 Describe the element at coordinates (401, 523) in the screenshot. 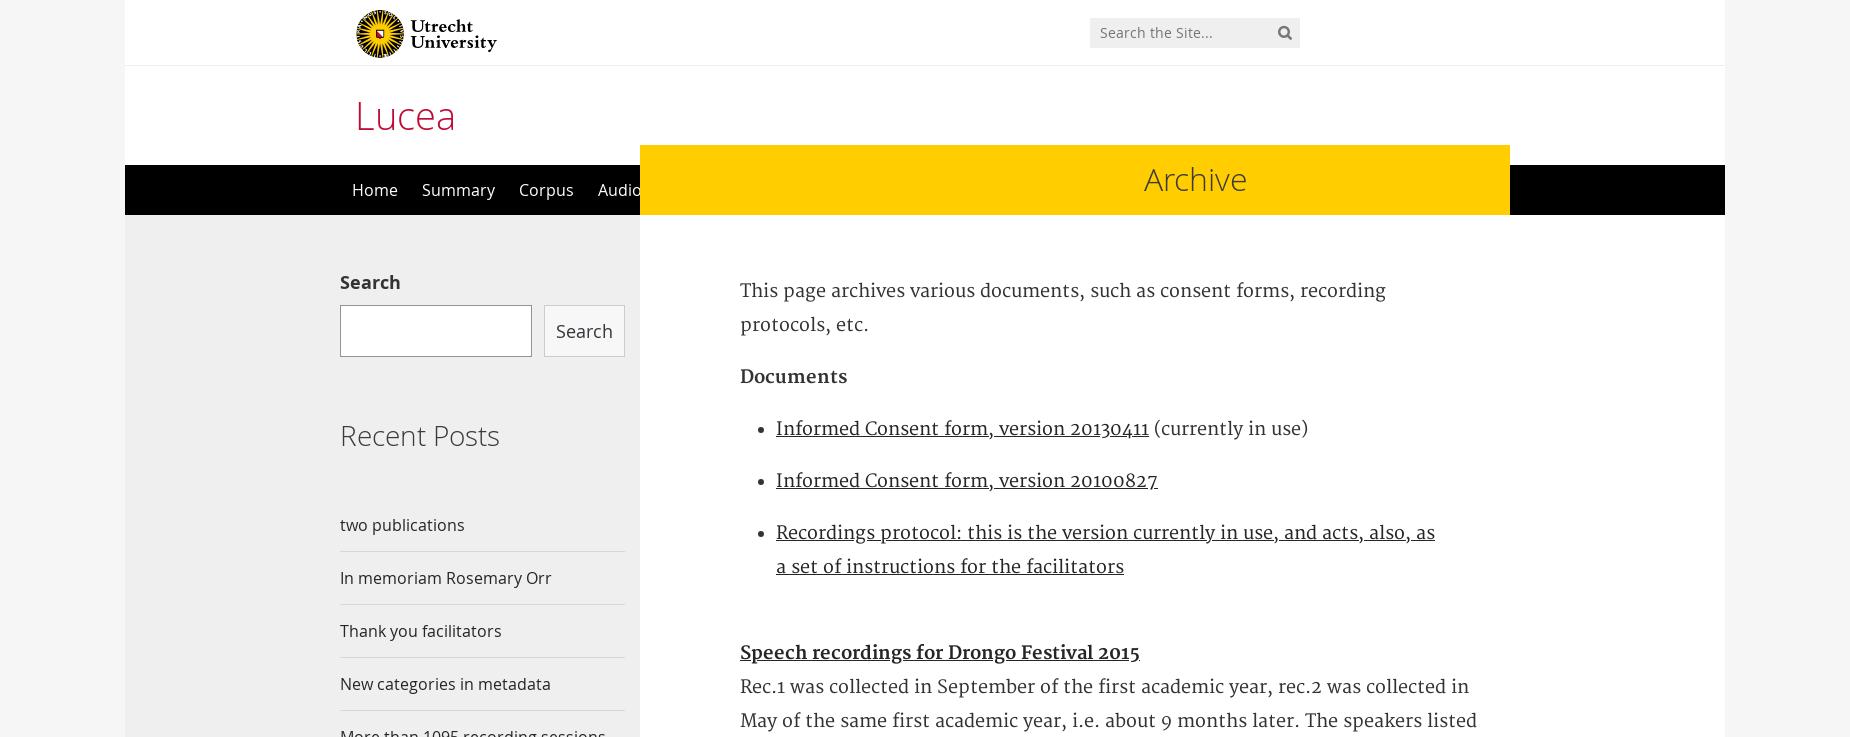

I see `'two publications'` at that location.